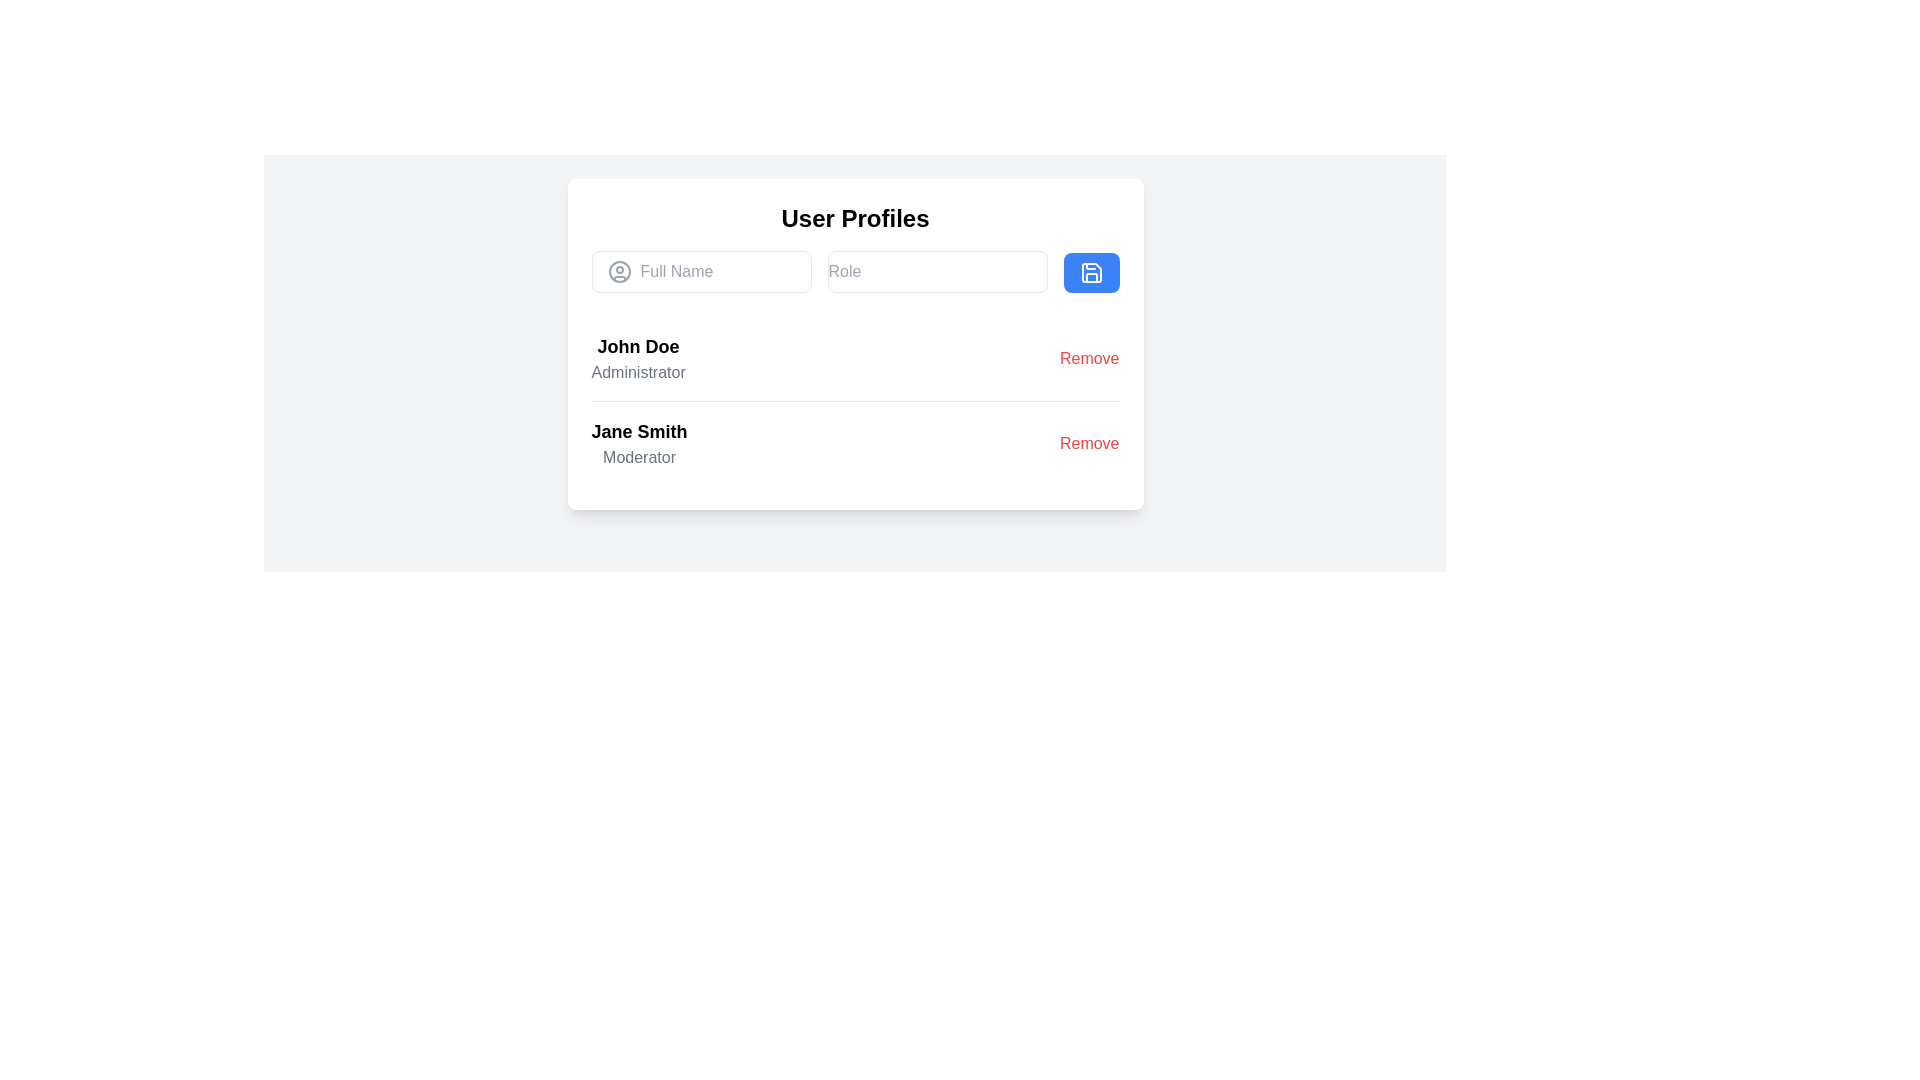 The image size is (1920, 1080). Describe the element at coordinates (638, 442) in the screenshot. I see `the User profile entry for 'Jane Smith' which is the second user card in the 'User Profiles' section` at that location.